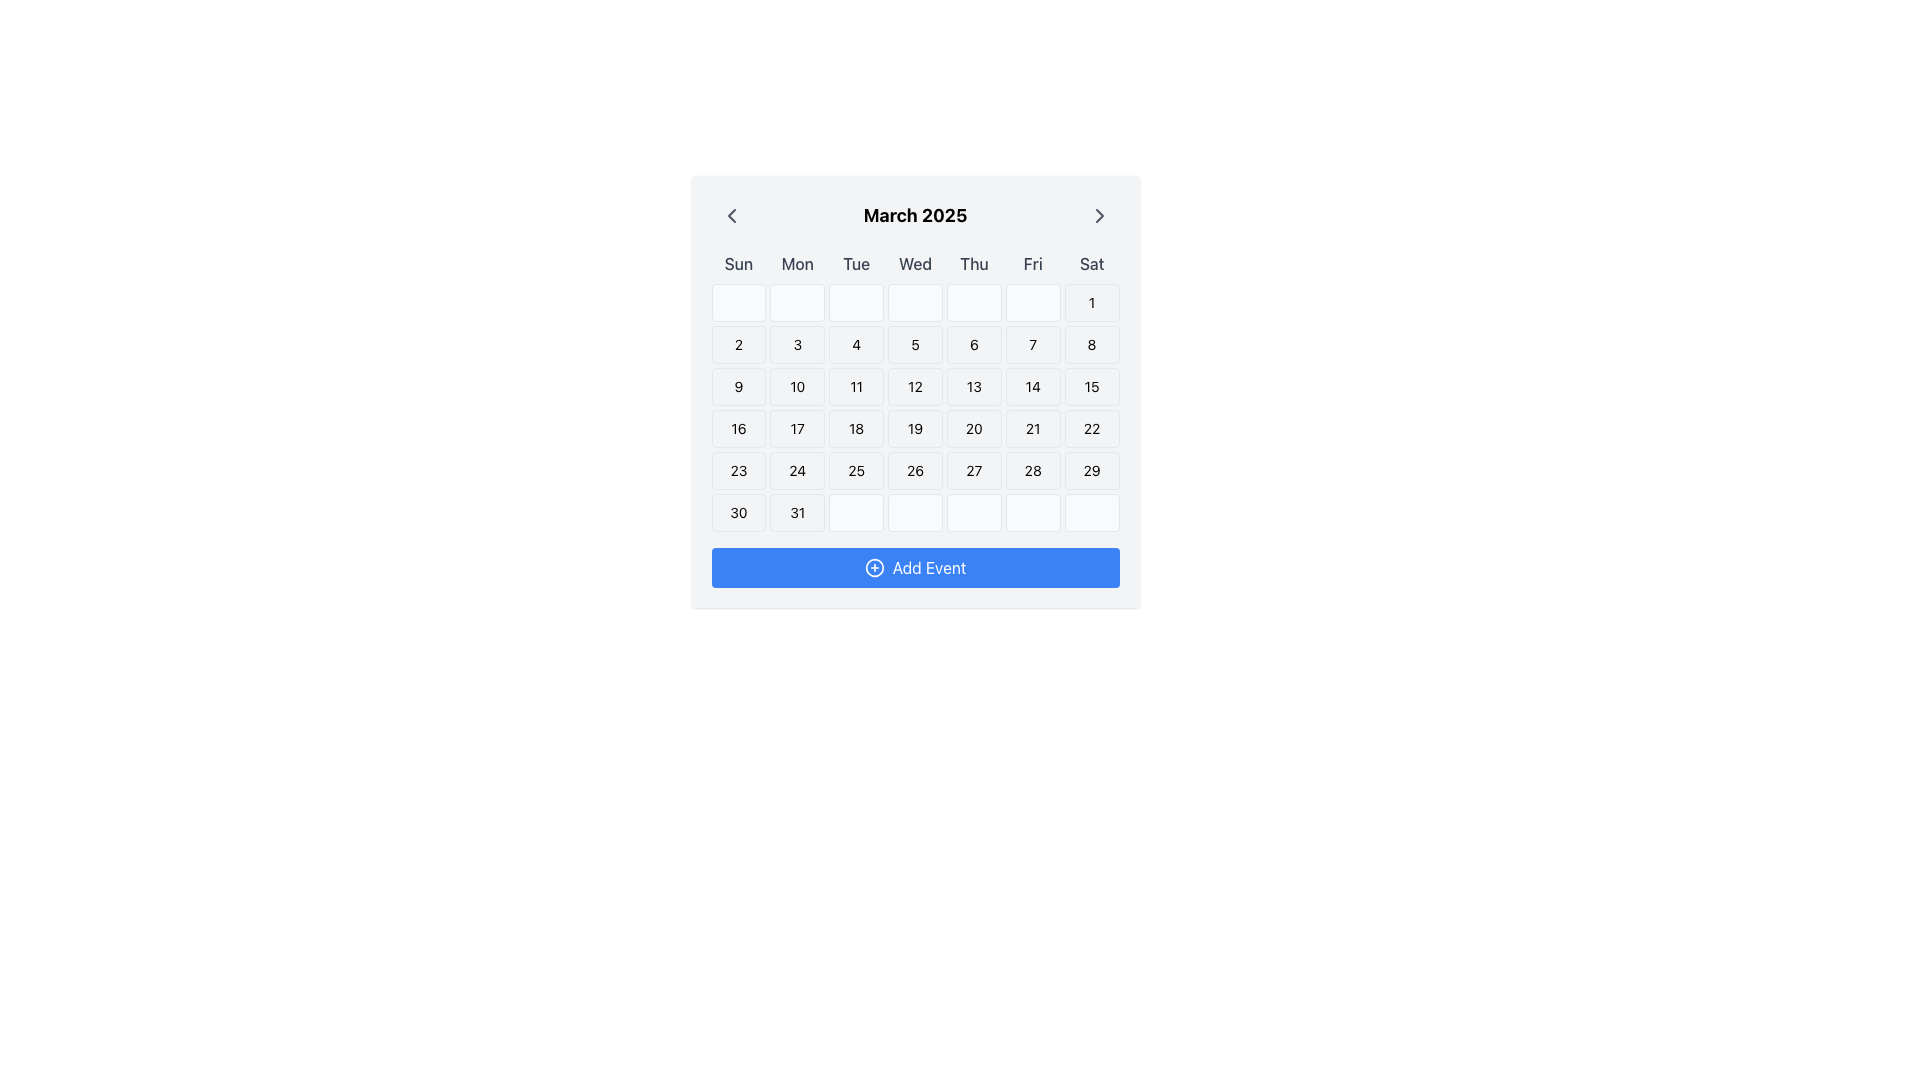 This screenshot has height=1080, width=1920. What do you see at coordinates (730, 216) in the screenshot?
I see `the navigational button for moving to the previous month in the calendar view, located to the left of the 'March 2025' title` at bounding box center [730, 216].